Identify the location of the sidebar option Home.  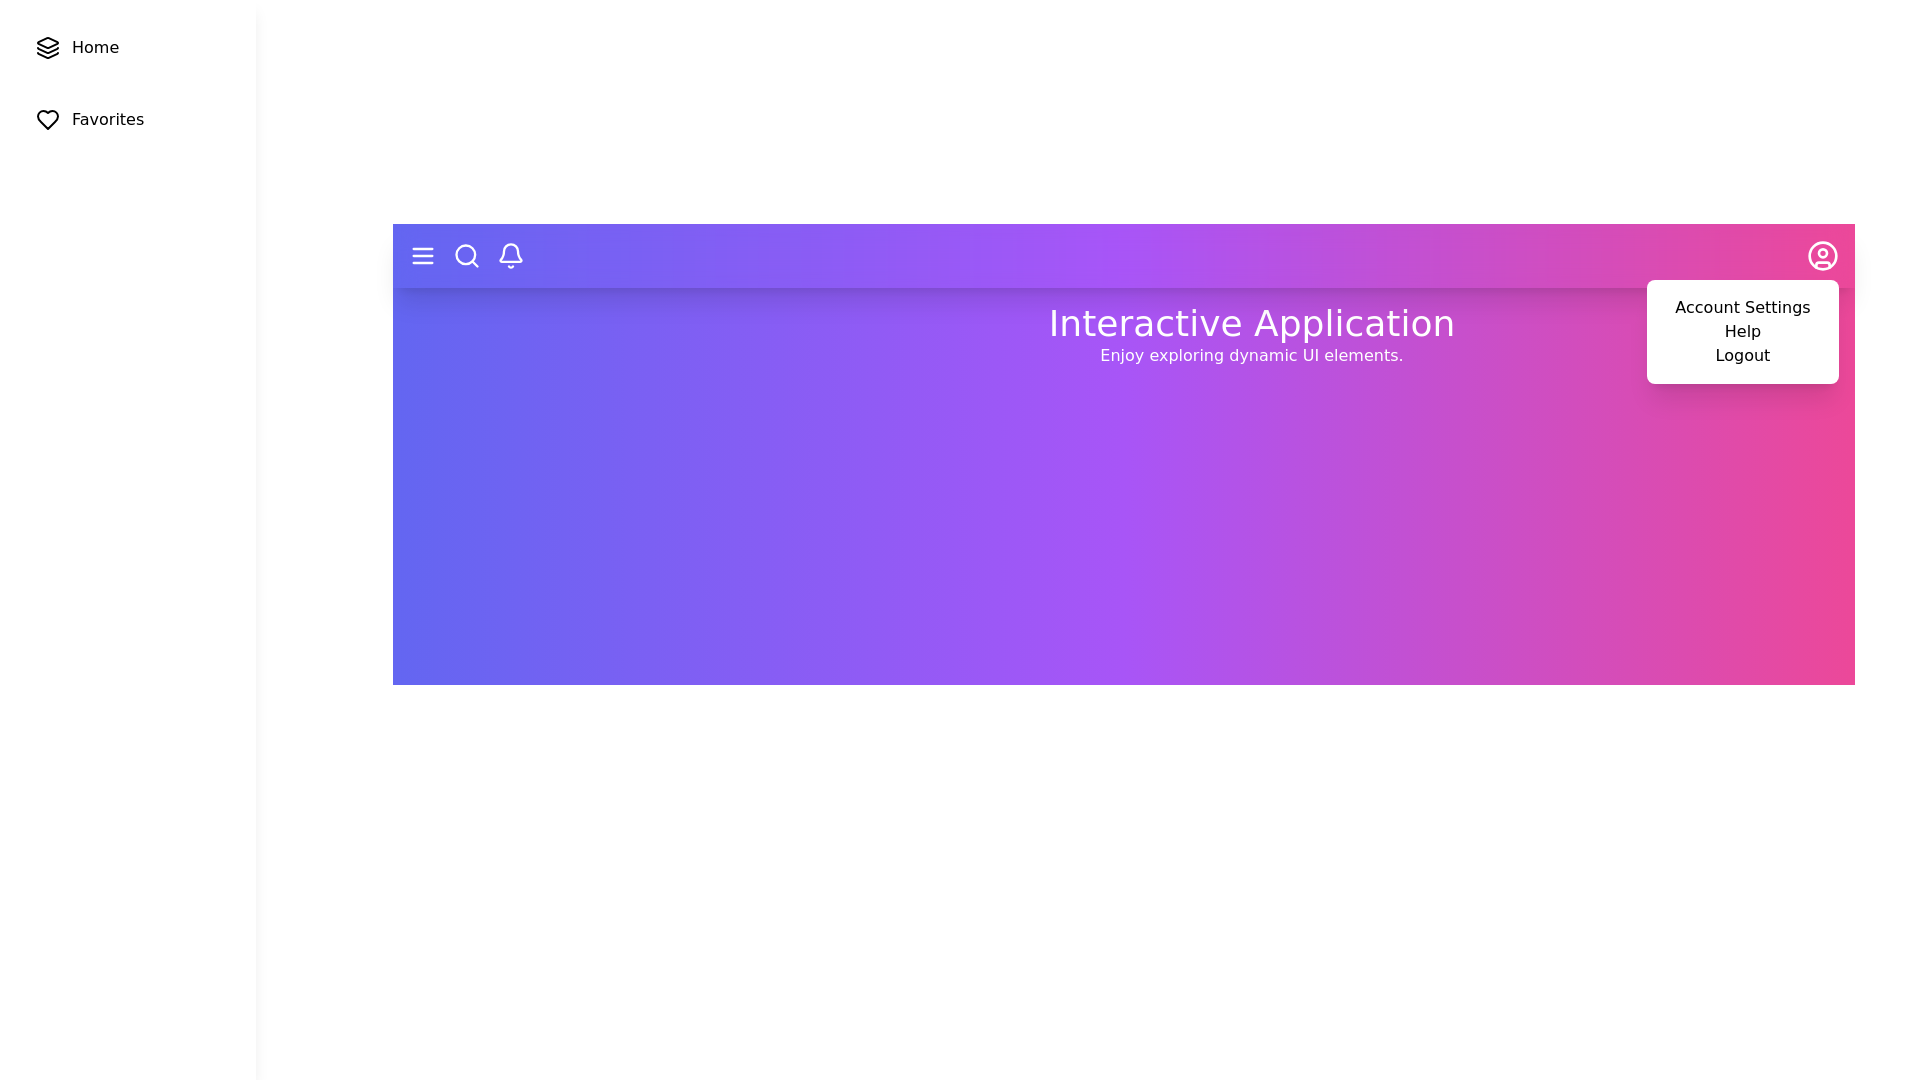
(127, 46).